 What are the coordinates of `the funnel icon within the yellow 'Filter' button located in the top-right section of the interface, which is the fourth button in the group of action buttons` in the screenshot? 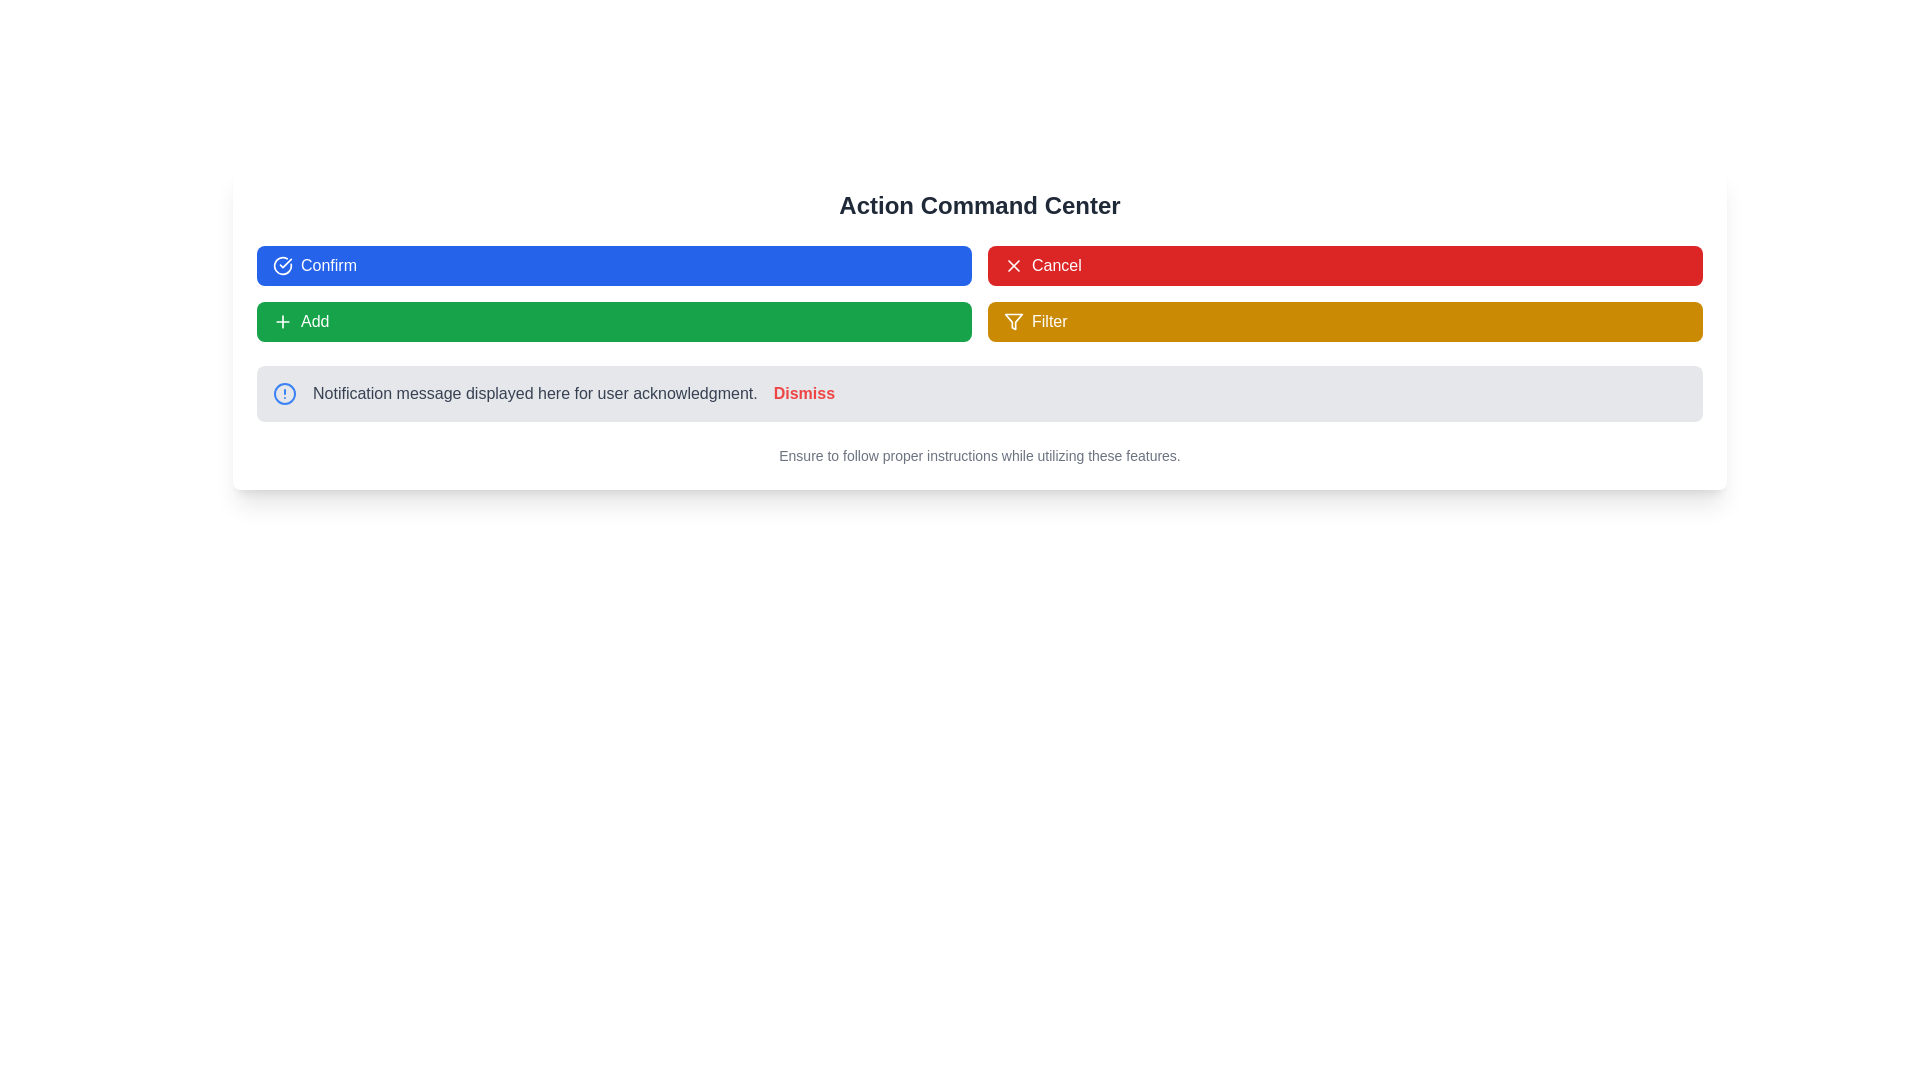 It's located at (1013, 320).